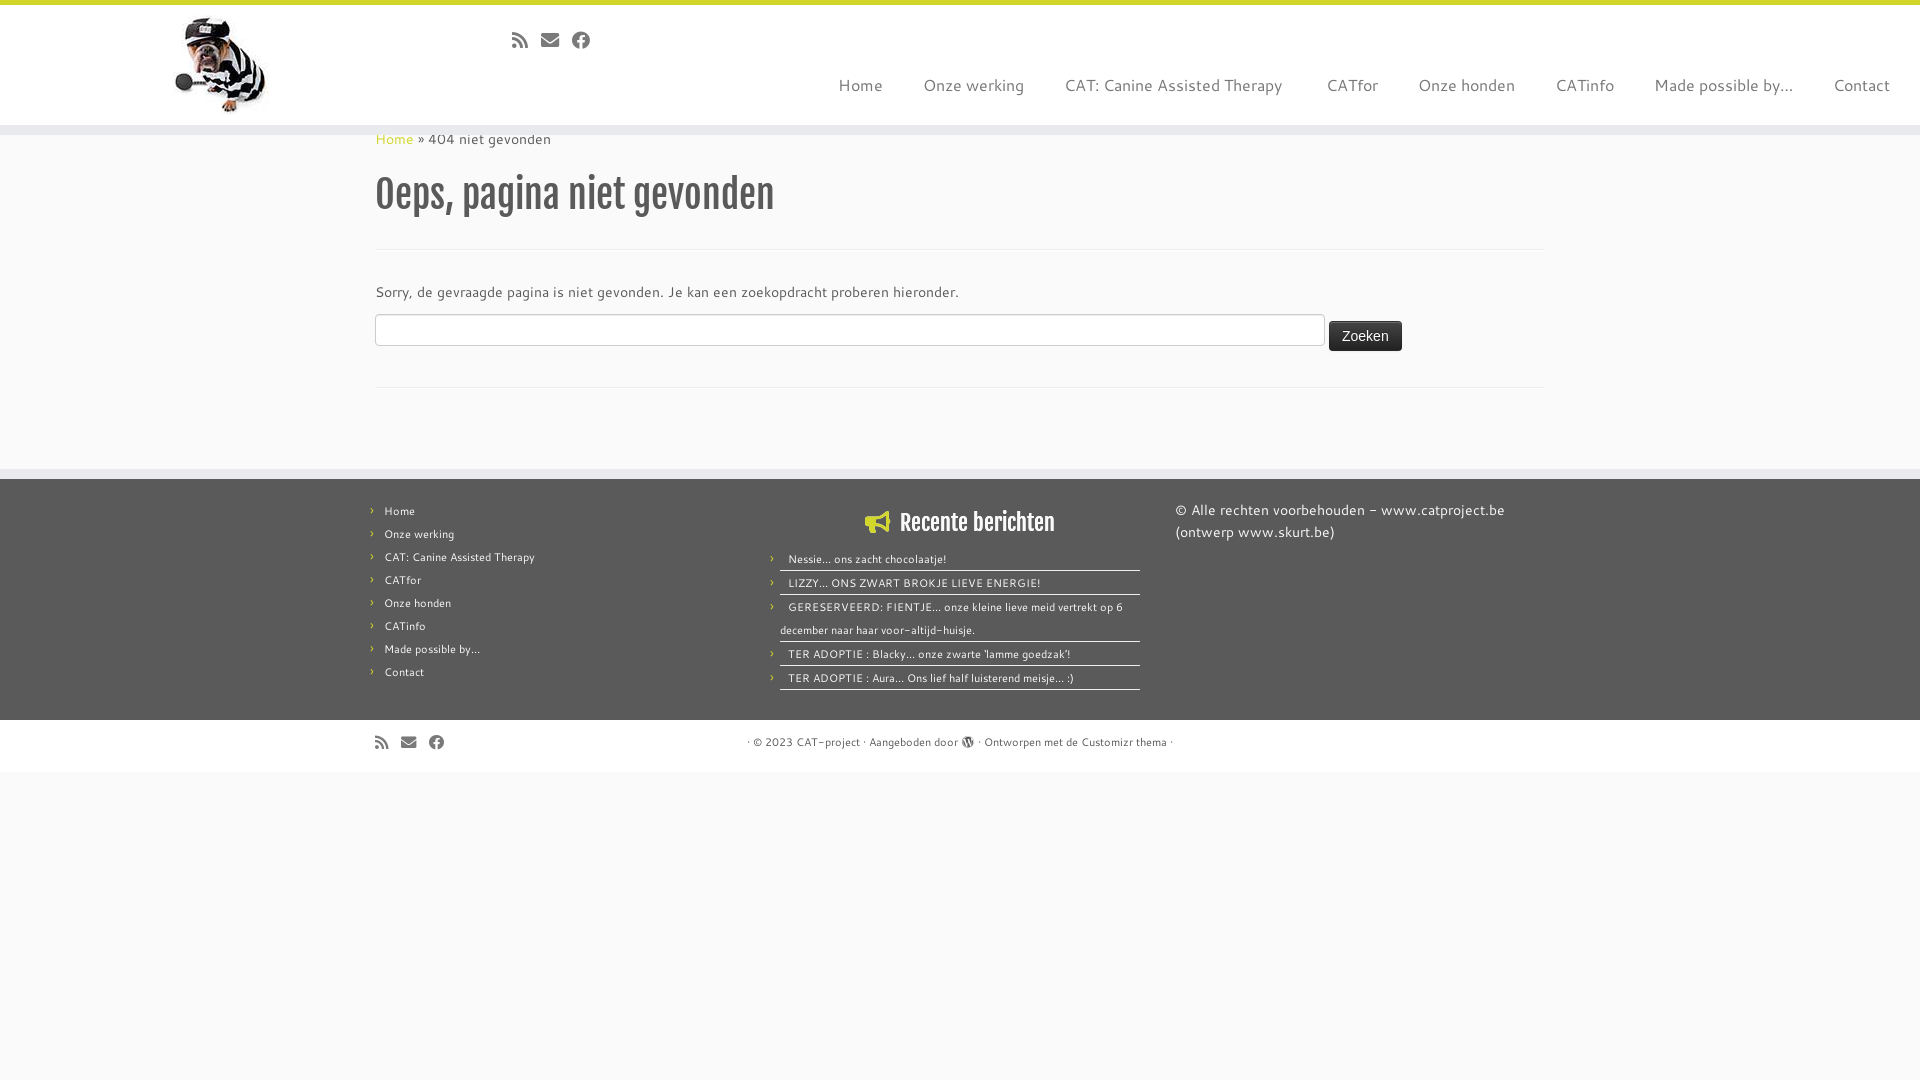  I want to click on 'Onze honden', so click(416, 601).